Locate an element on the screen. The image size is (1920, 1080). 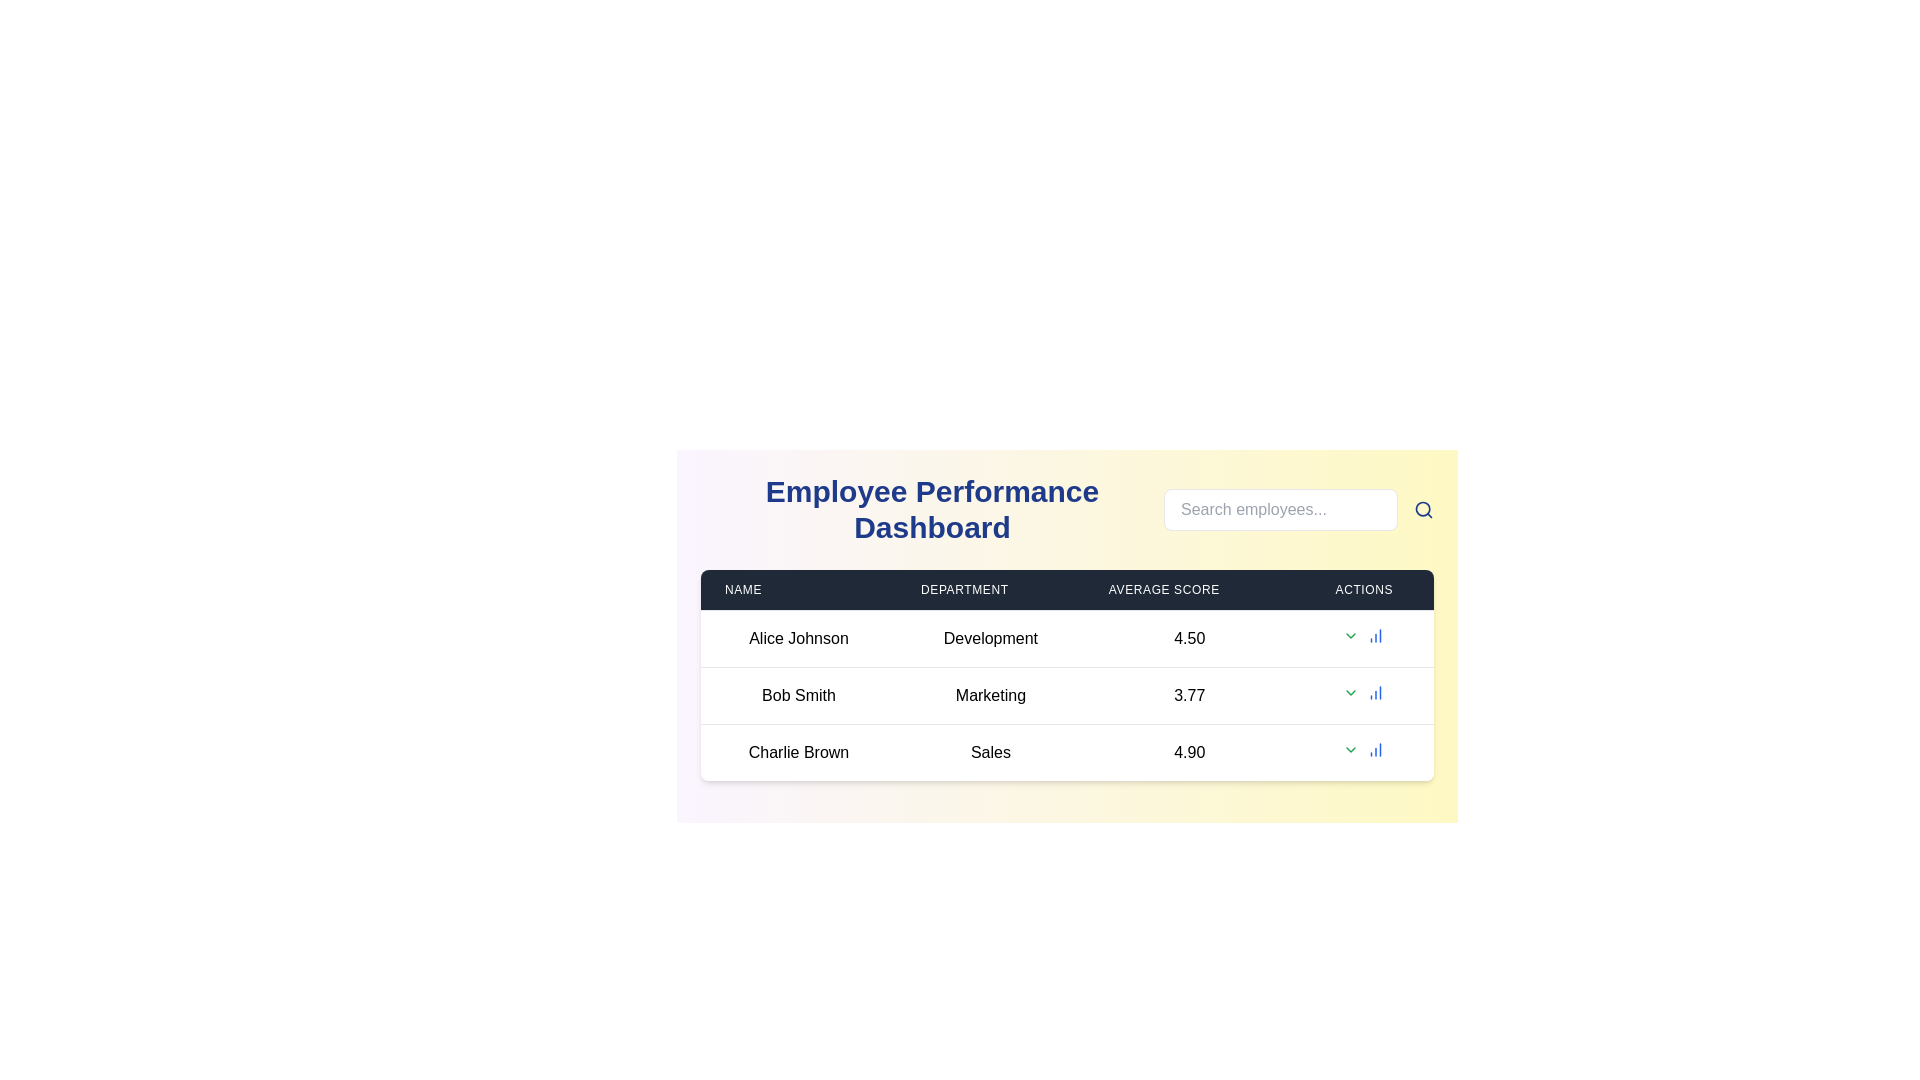
the third action icon button in the 'Actions' column of the table associated with employee 'Bob Smith' is located at coordinates (1375, 692).